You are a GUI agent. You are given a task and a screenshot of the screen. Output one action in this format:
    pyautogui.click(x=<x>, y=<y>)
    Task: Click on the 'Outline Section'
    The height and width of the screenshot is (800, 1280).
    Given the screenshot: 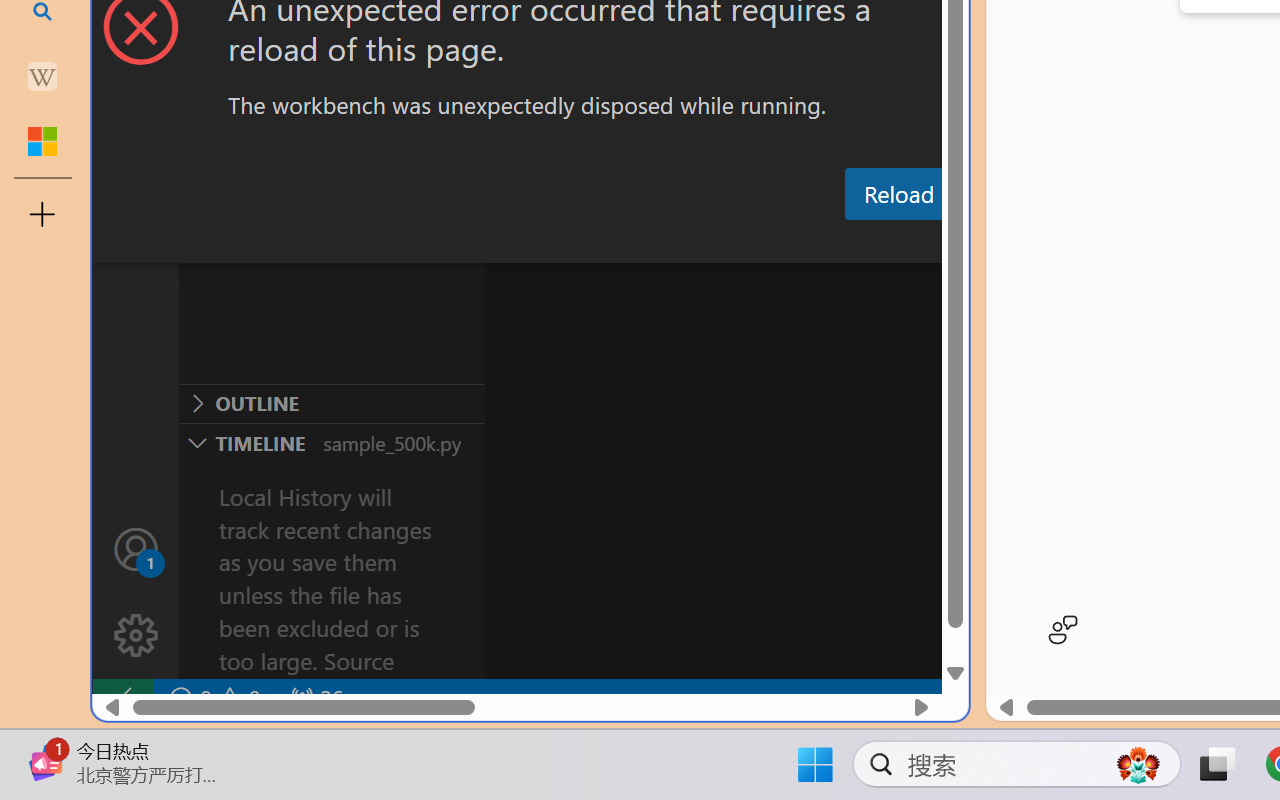 What is the action you would take?
    pyautogui.click(x=331, y=403)
    